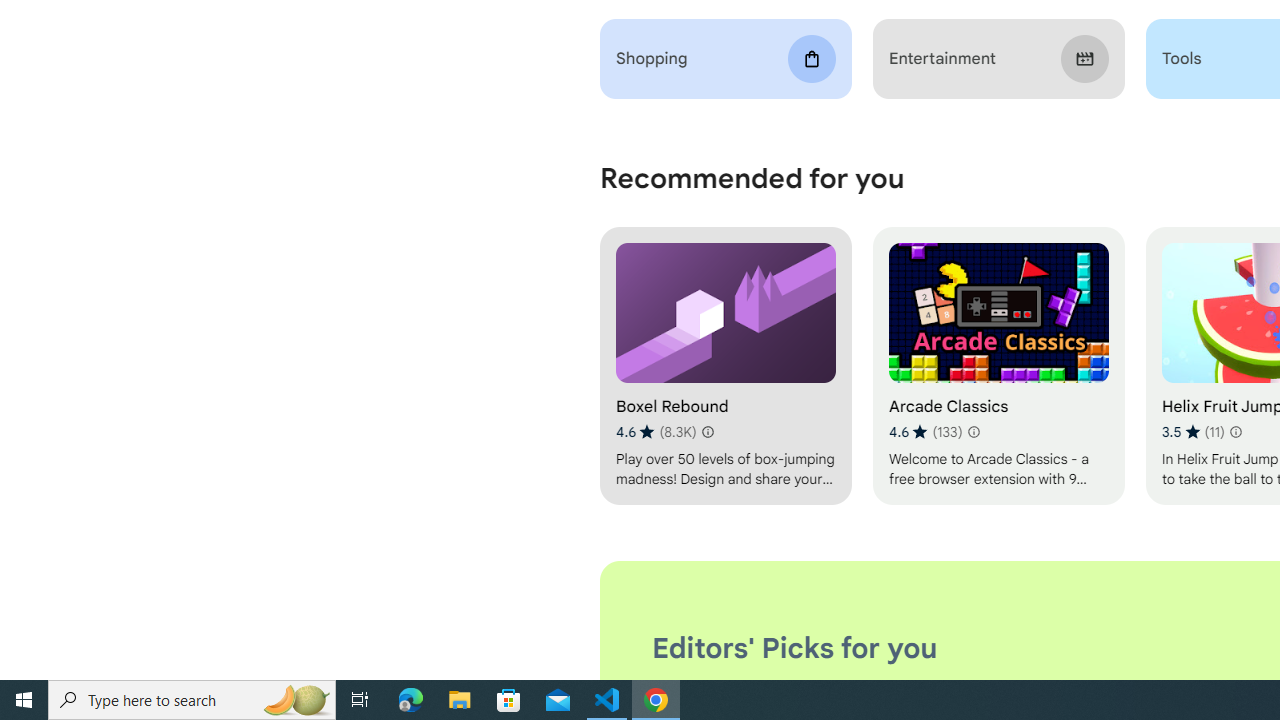 The height and width of the screenshot is (720, 1280). Describe the element at coordinates (656, 431) in the screenshot. I see `'Average rating 4.6 out of 5 stars. 8.3K ratings.'` at that location.